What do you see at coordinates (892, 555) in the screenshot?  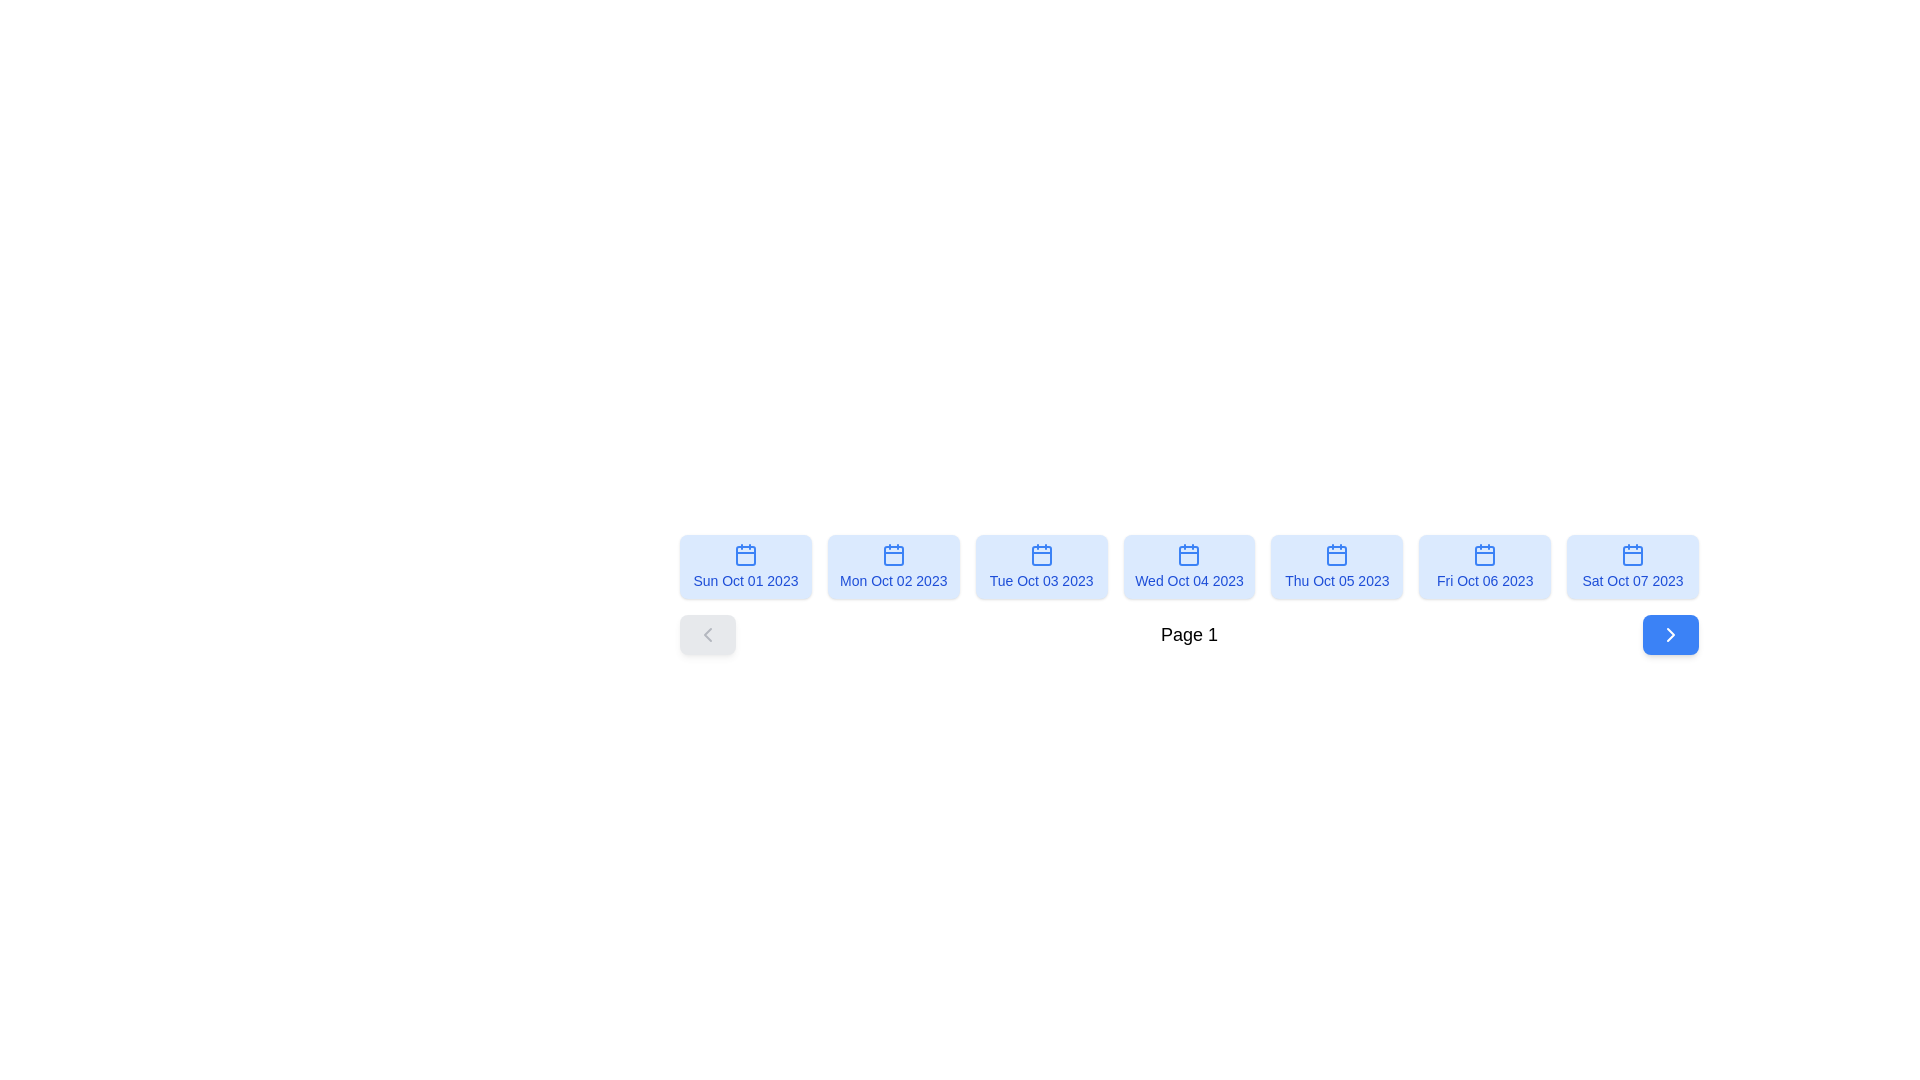 I see `the calendar icon with a blue outline located within the date card displaying 'Mon Oct 02 2023', which is the second icon from the left in the sequence` at bounding box center [892, 555].